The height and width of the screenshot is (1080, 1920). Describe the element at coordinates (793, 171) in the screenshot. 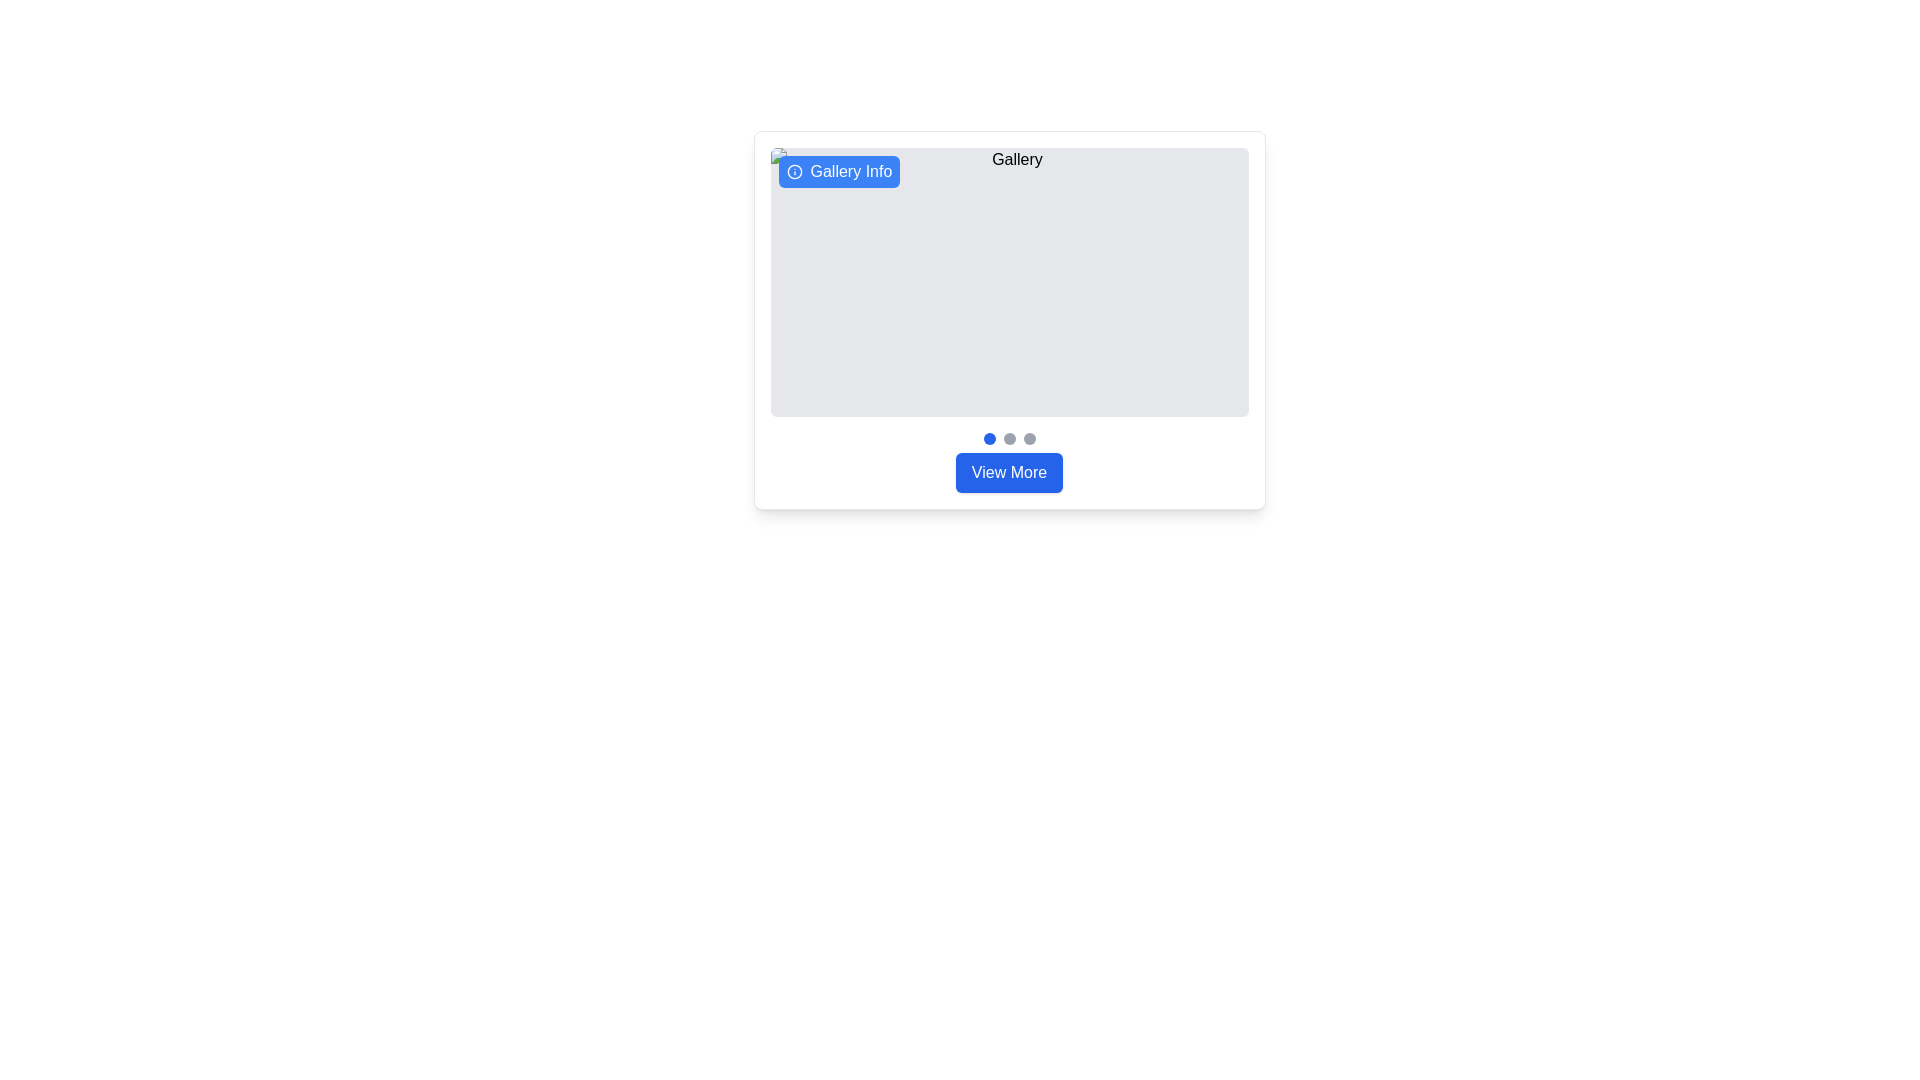

I see `the SVG icon element resembling an information symbol within the 'Gallery Info' button located in the top-left corner of the interface` at that location.